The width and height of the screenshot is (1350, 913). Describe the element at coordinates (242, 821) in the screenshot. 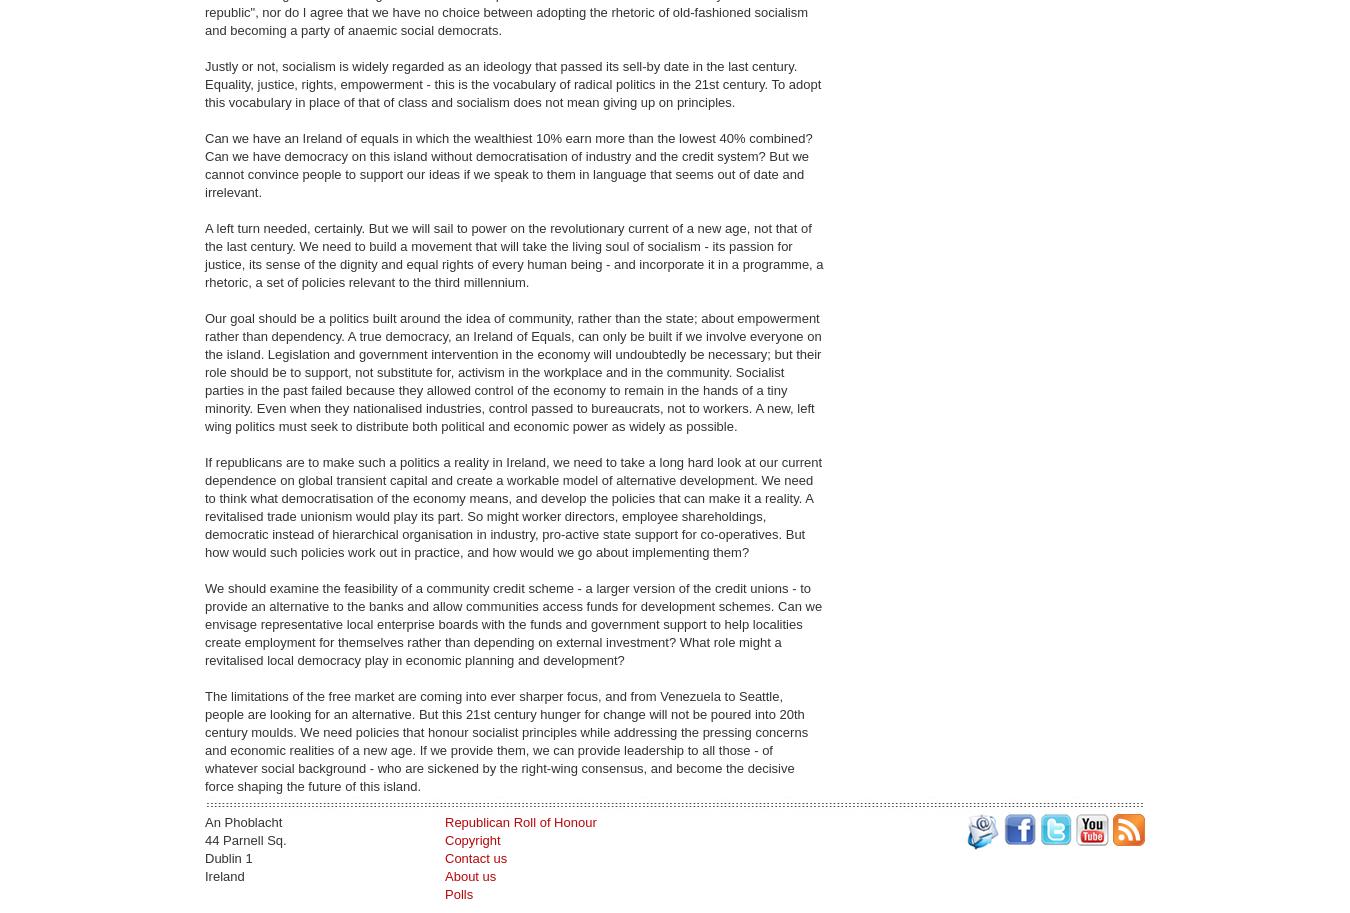

I see `'An Phoblacht'` at that location.